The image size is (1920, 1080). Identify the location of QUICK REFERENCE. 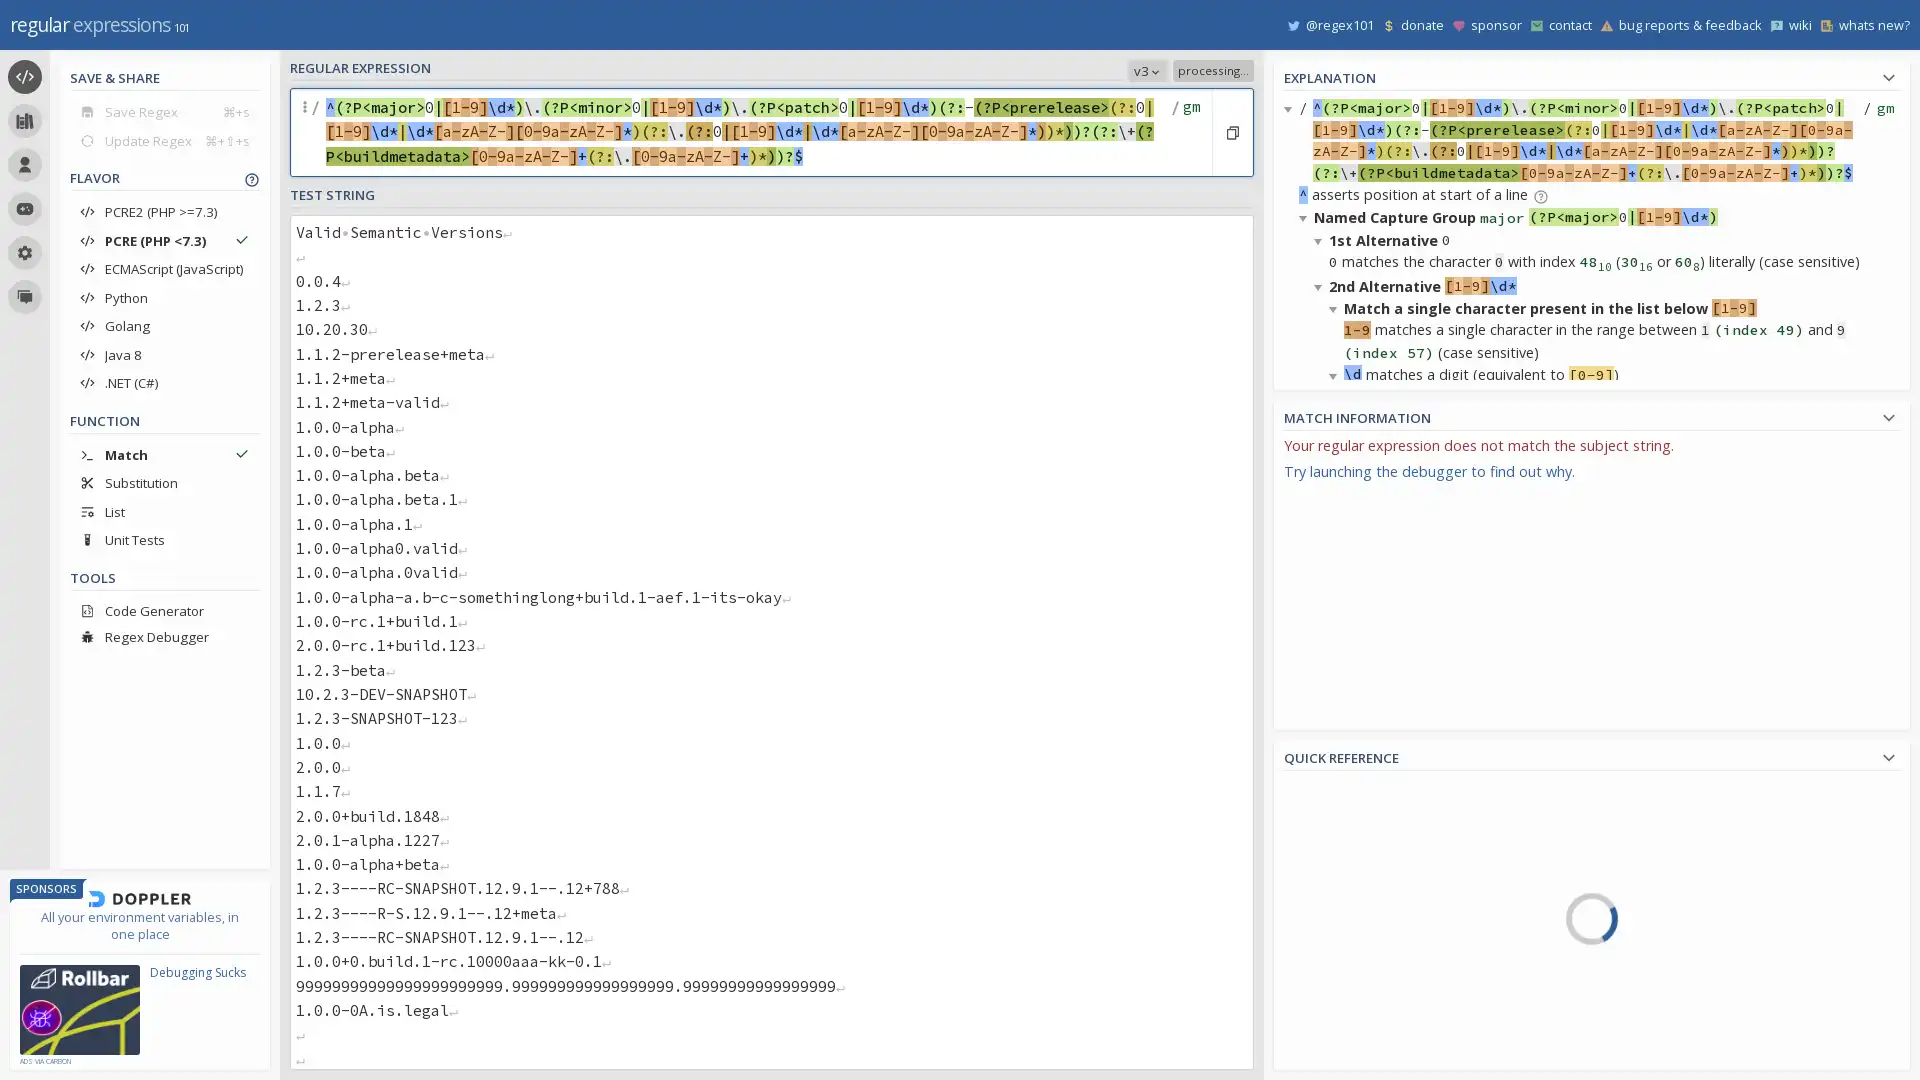
(1591, 755).